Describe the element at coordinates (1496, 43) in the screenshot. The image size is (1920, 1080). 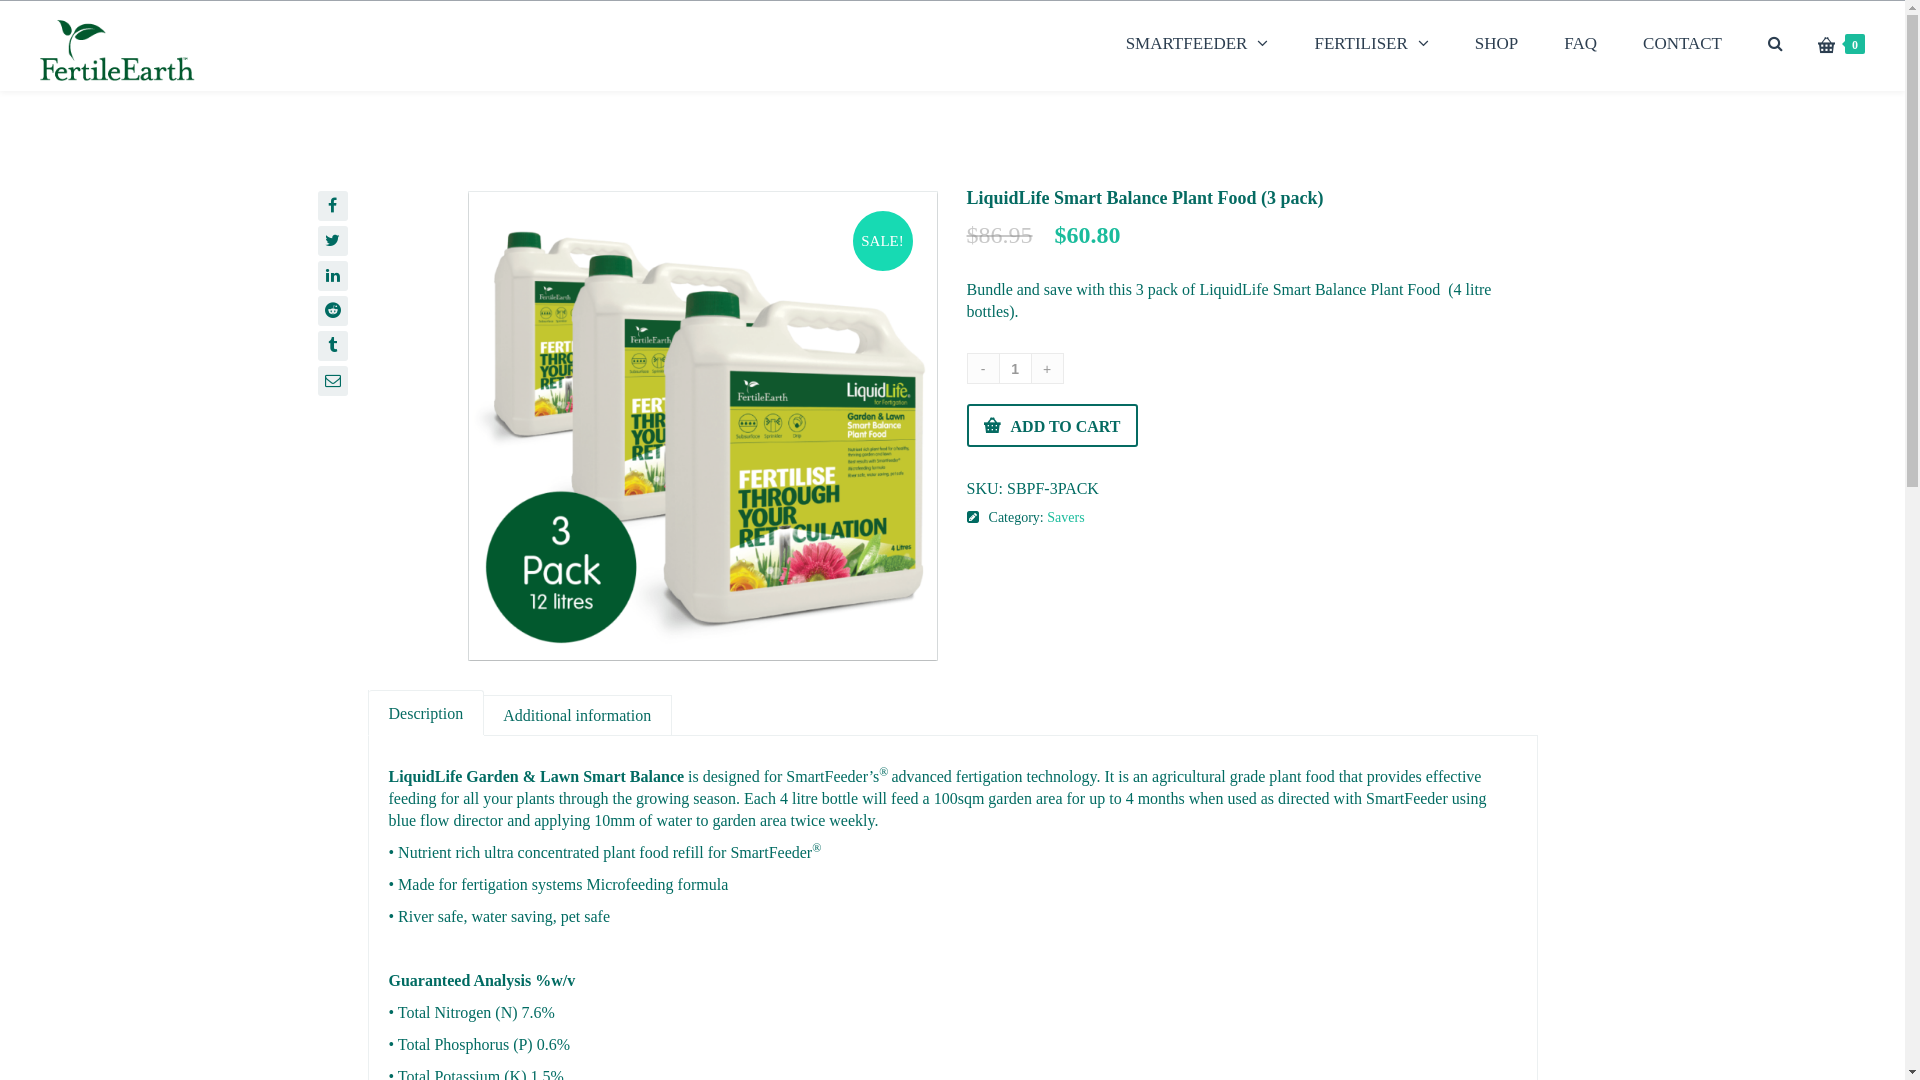
I see `'SHOP'` at that location.